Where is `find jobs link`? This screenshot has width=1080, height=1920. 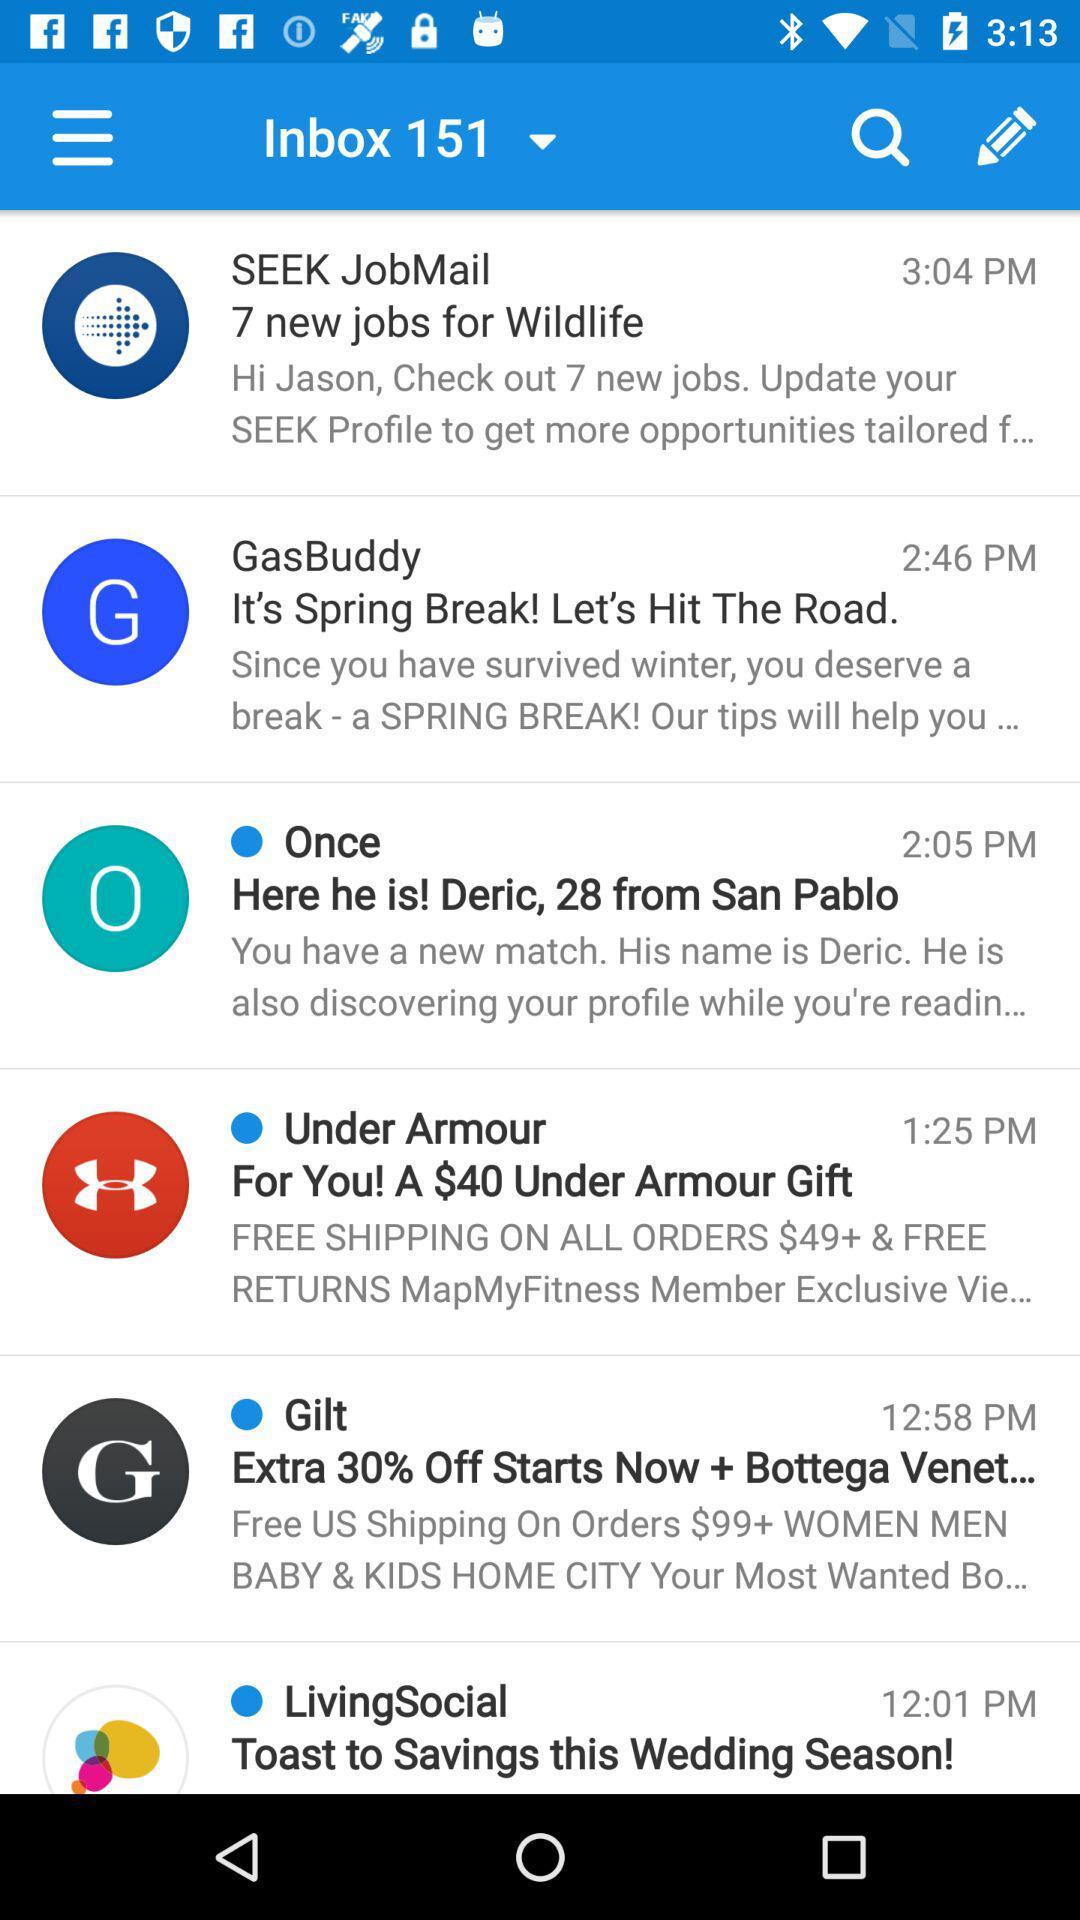
find jobs link is located at coordinates (115, 325).